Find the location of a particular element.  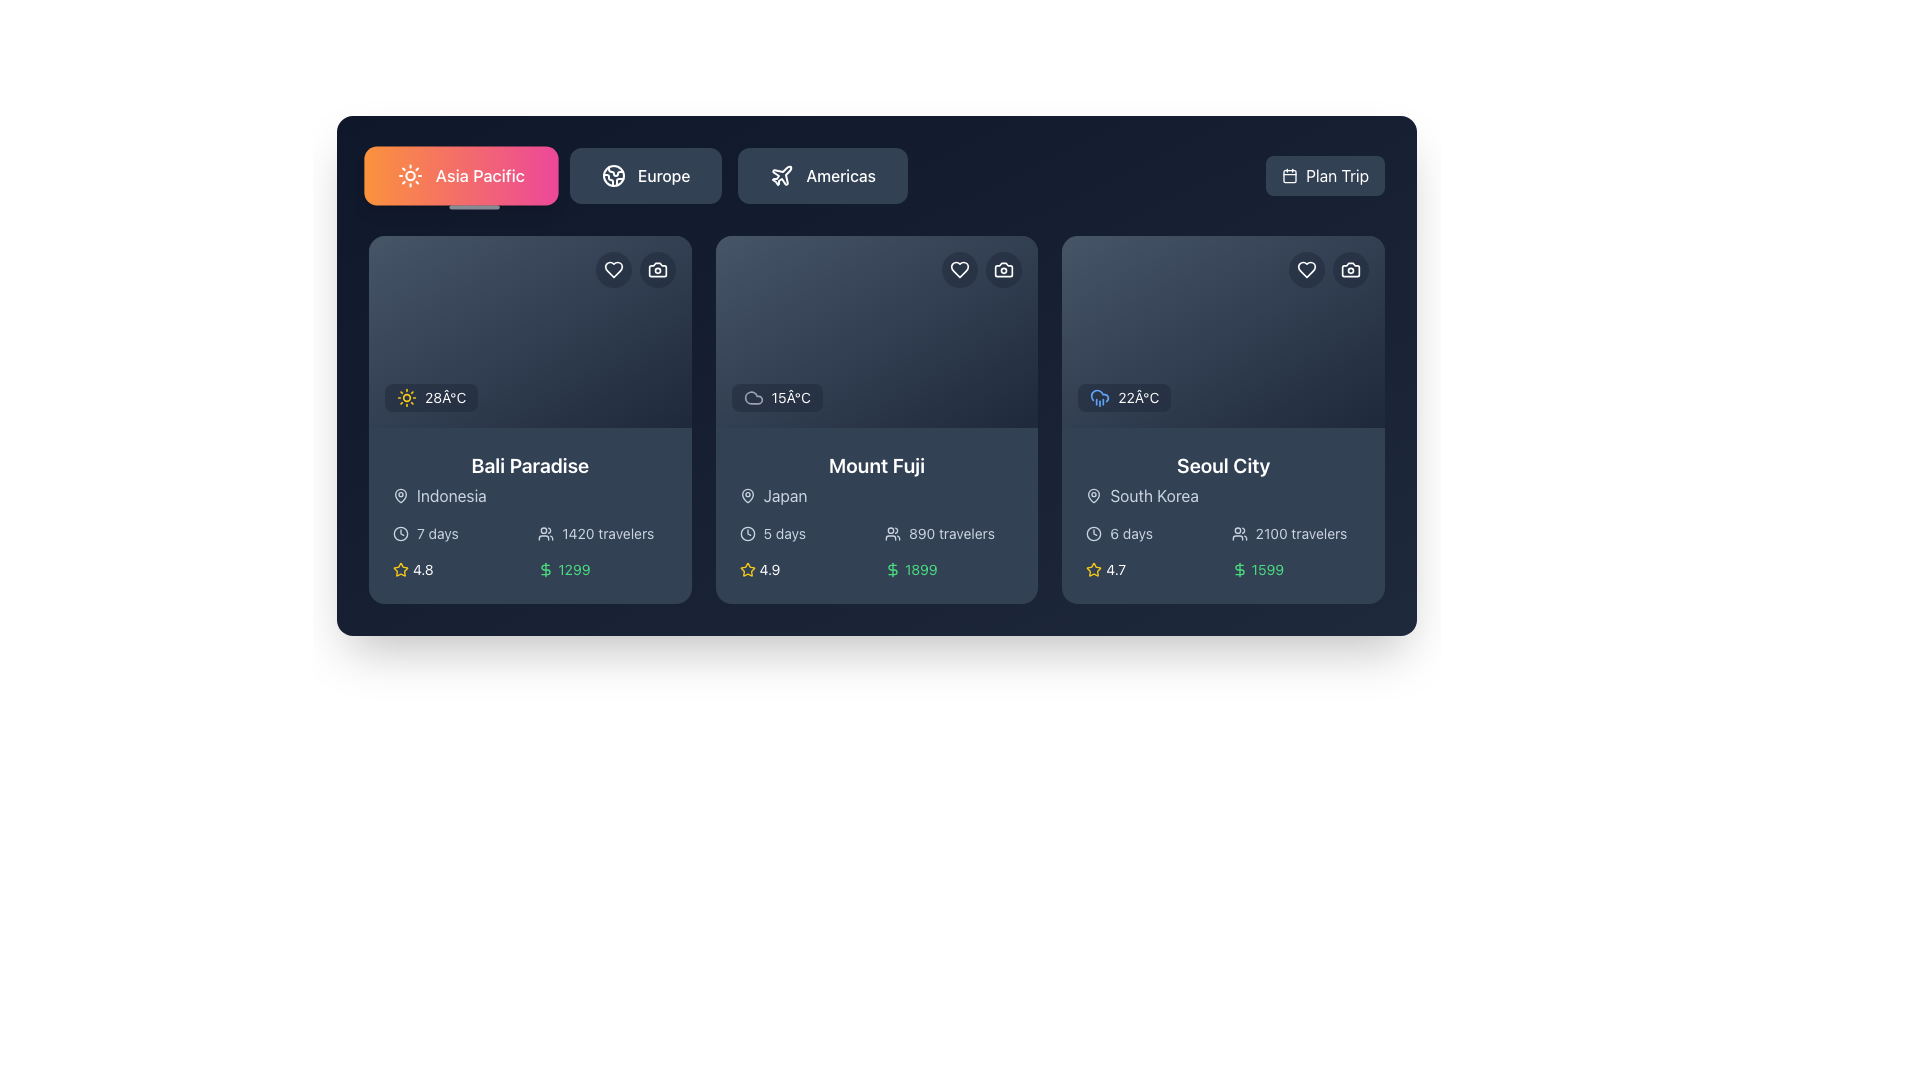

the static text label indicating the price of a travel option on the 'Bali Paradise' card, located at the bottom center of the card, to the right of the dollar sign icon is located at coordinates (573, 570).